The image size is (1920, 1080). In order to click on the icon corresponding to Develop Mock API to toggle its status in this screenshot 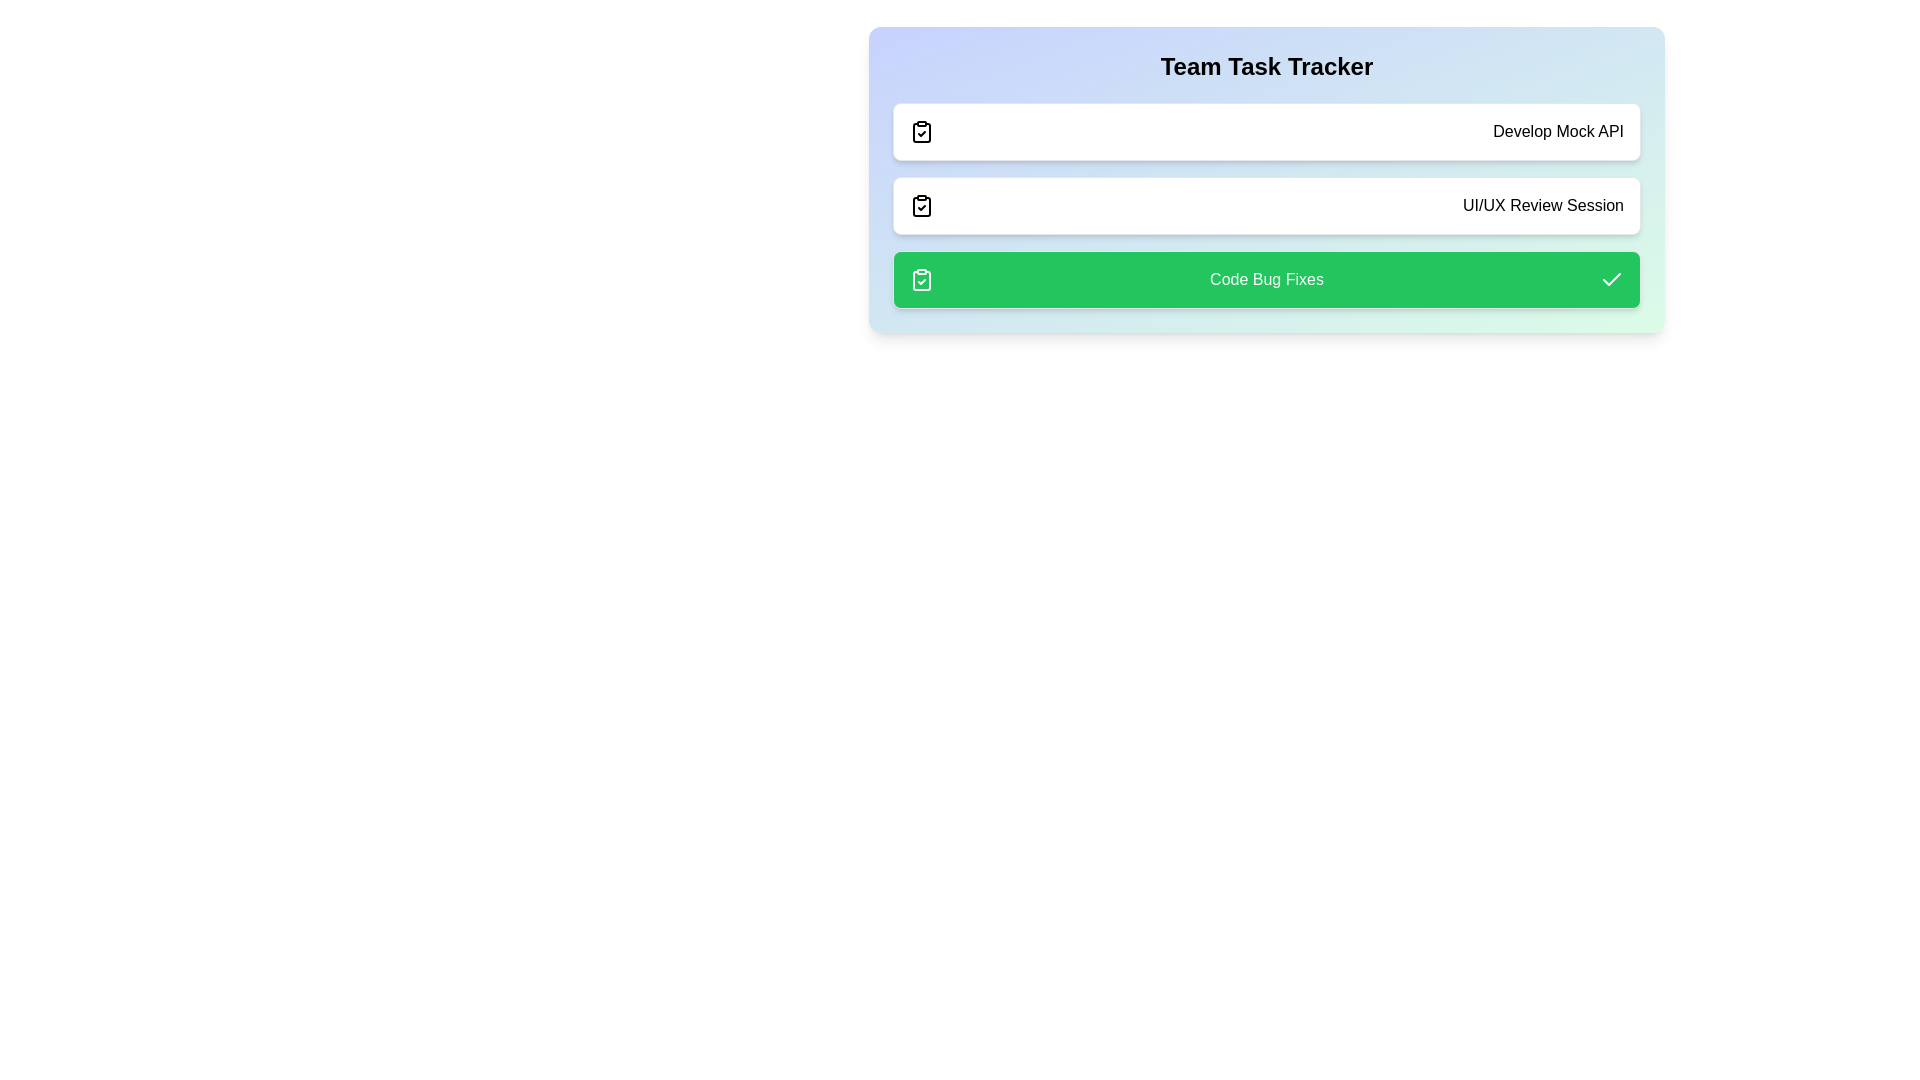, I will do `click(920, 131)`.